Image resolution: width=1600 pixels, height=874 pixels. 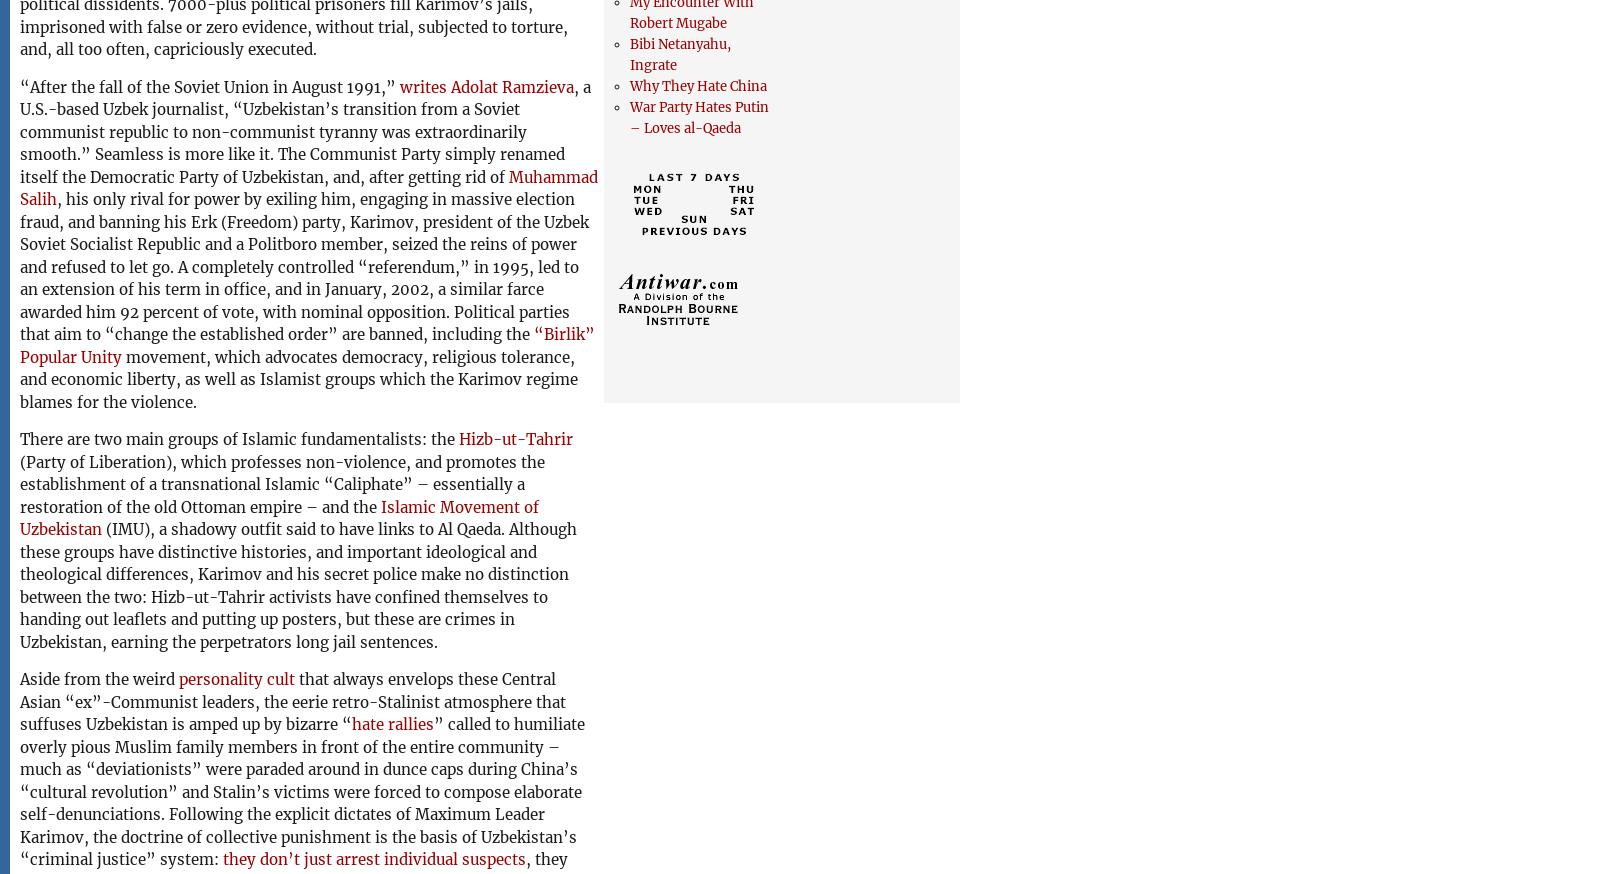 What do you see at coordinates (302, 791) in the screenshot?
I see `'” called to humiliate overly pious Muslim family members in front of the entire community – much as “deviationists” were paraded around in dunce caps during China’s “cultural revolution” and Stalin’s victims were forced to compose elaborate self-denunciations. Following the explicit dictates of Maximum Leader Karimov, the doctrine of collective punishment is the basis of Uzbekistan’s “criminal justice” system:'` at bounding box center [302, 791].